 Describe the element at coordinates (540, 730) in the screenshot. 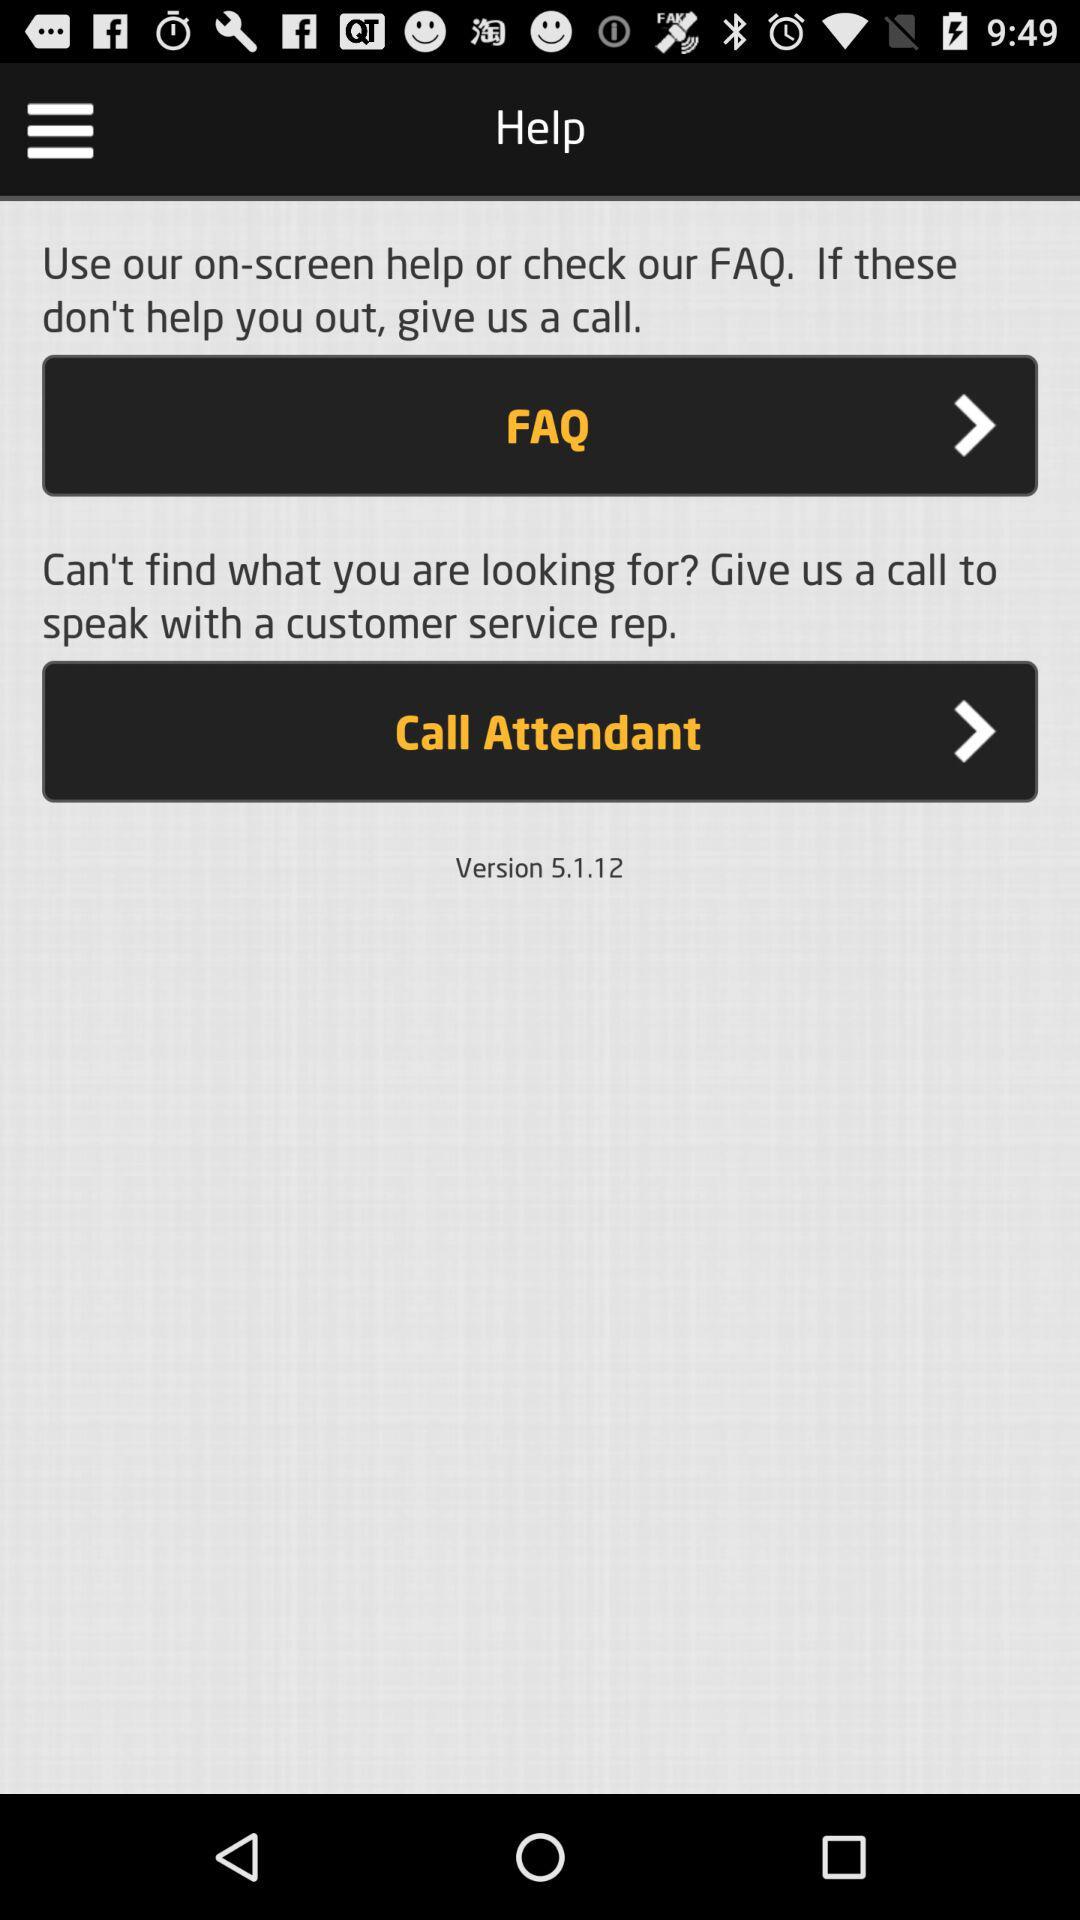

I see `the call attendant item` at that location.